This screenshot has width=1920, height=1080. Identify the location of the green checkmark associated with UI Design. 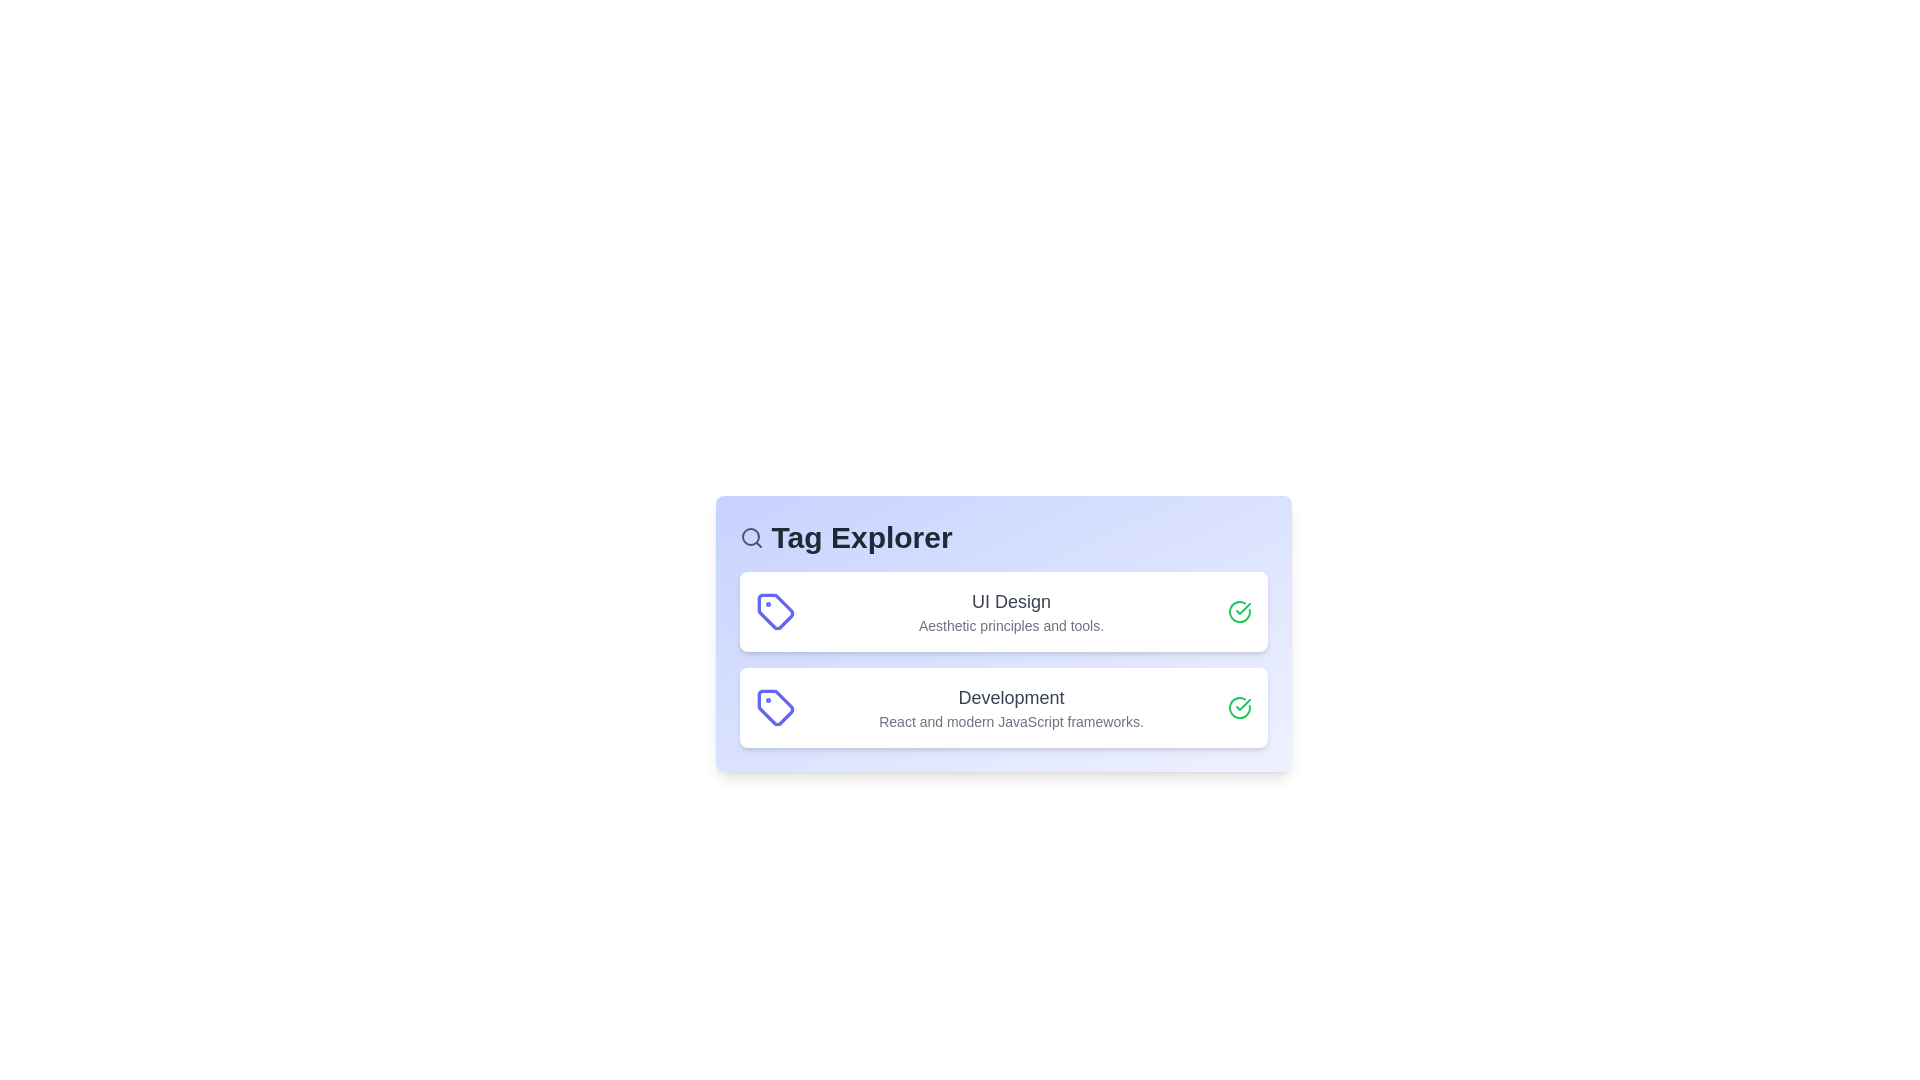
(1238, 611).